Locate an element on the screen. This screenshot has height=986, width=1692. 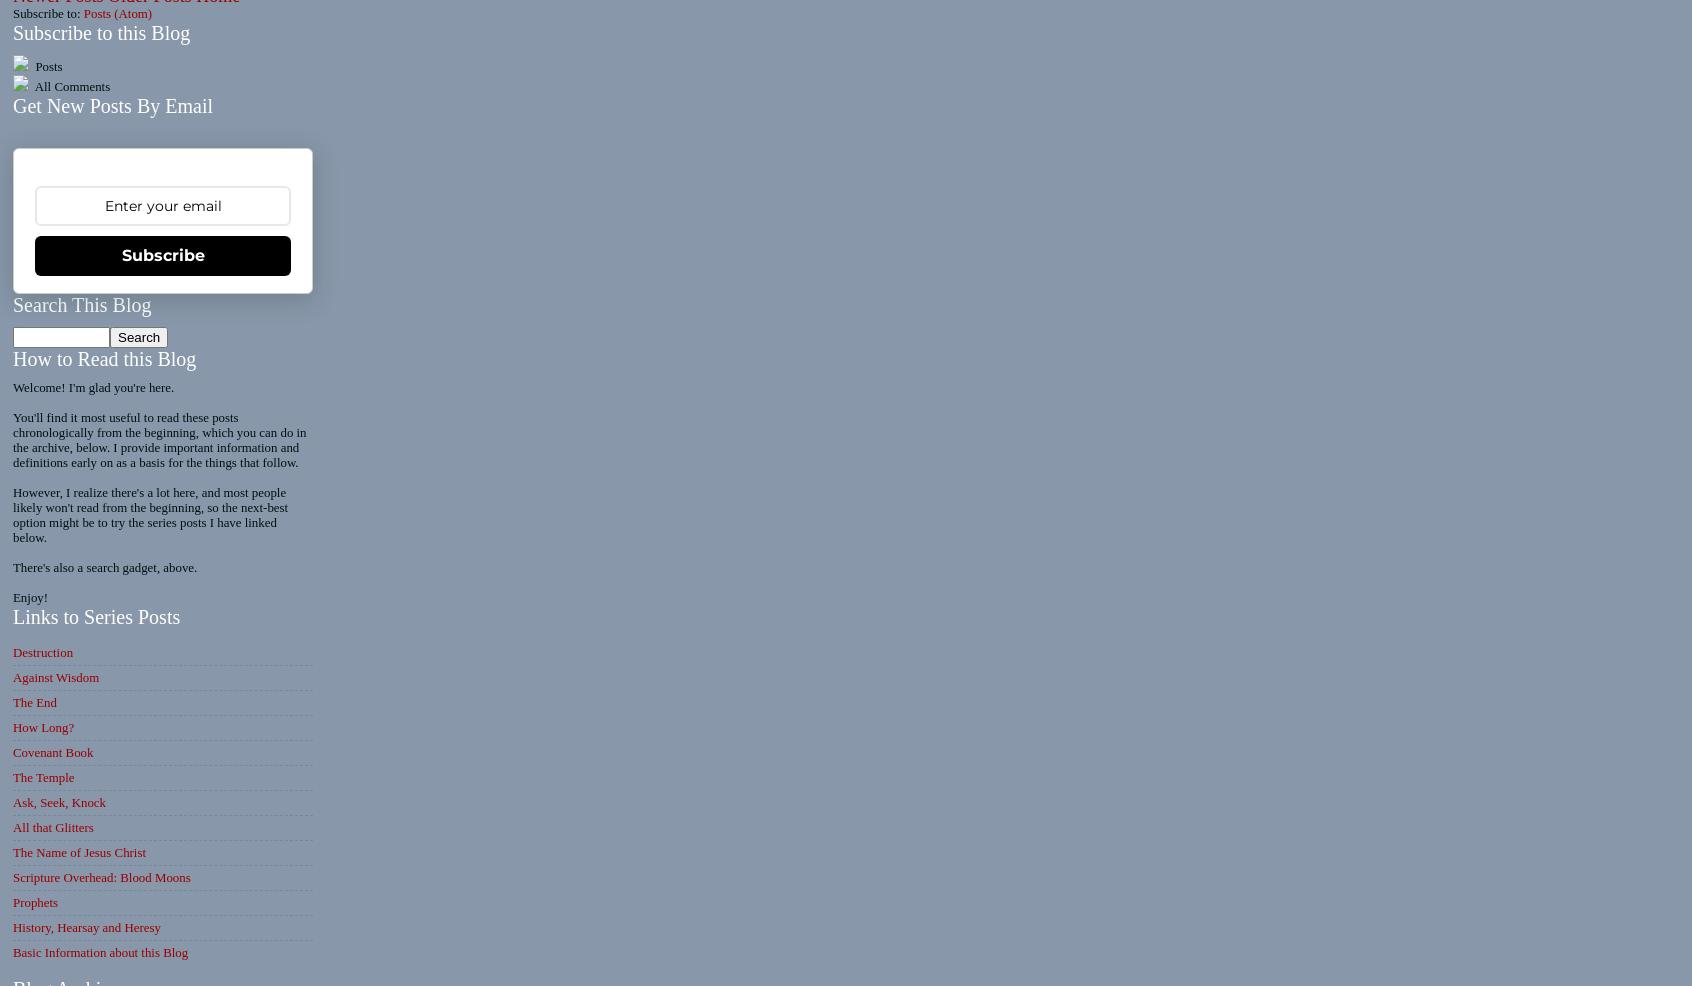
'Destruction' is located at coordinates (41, 652).